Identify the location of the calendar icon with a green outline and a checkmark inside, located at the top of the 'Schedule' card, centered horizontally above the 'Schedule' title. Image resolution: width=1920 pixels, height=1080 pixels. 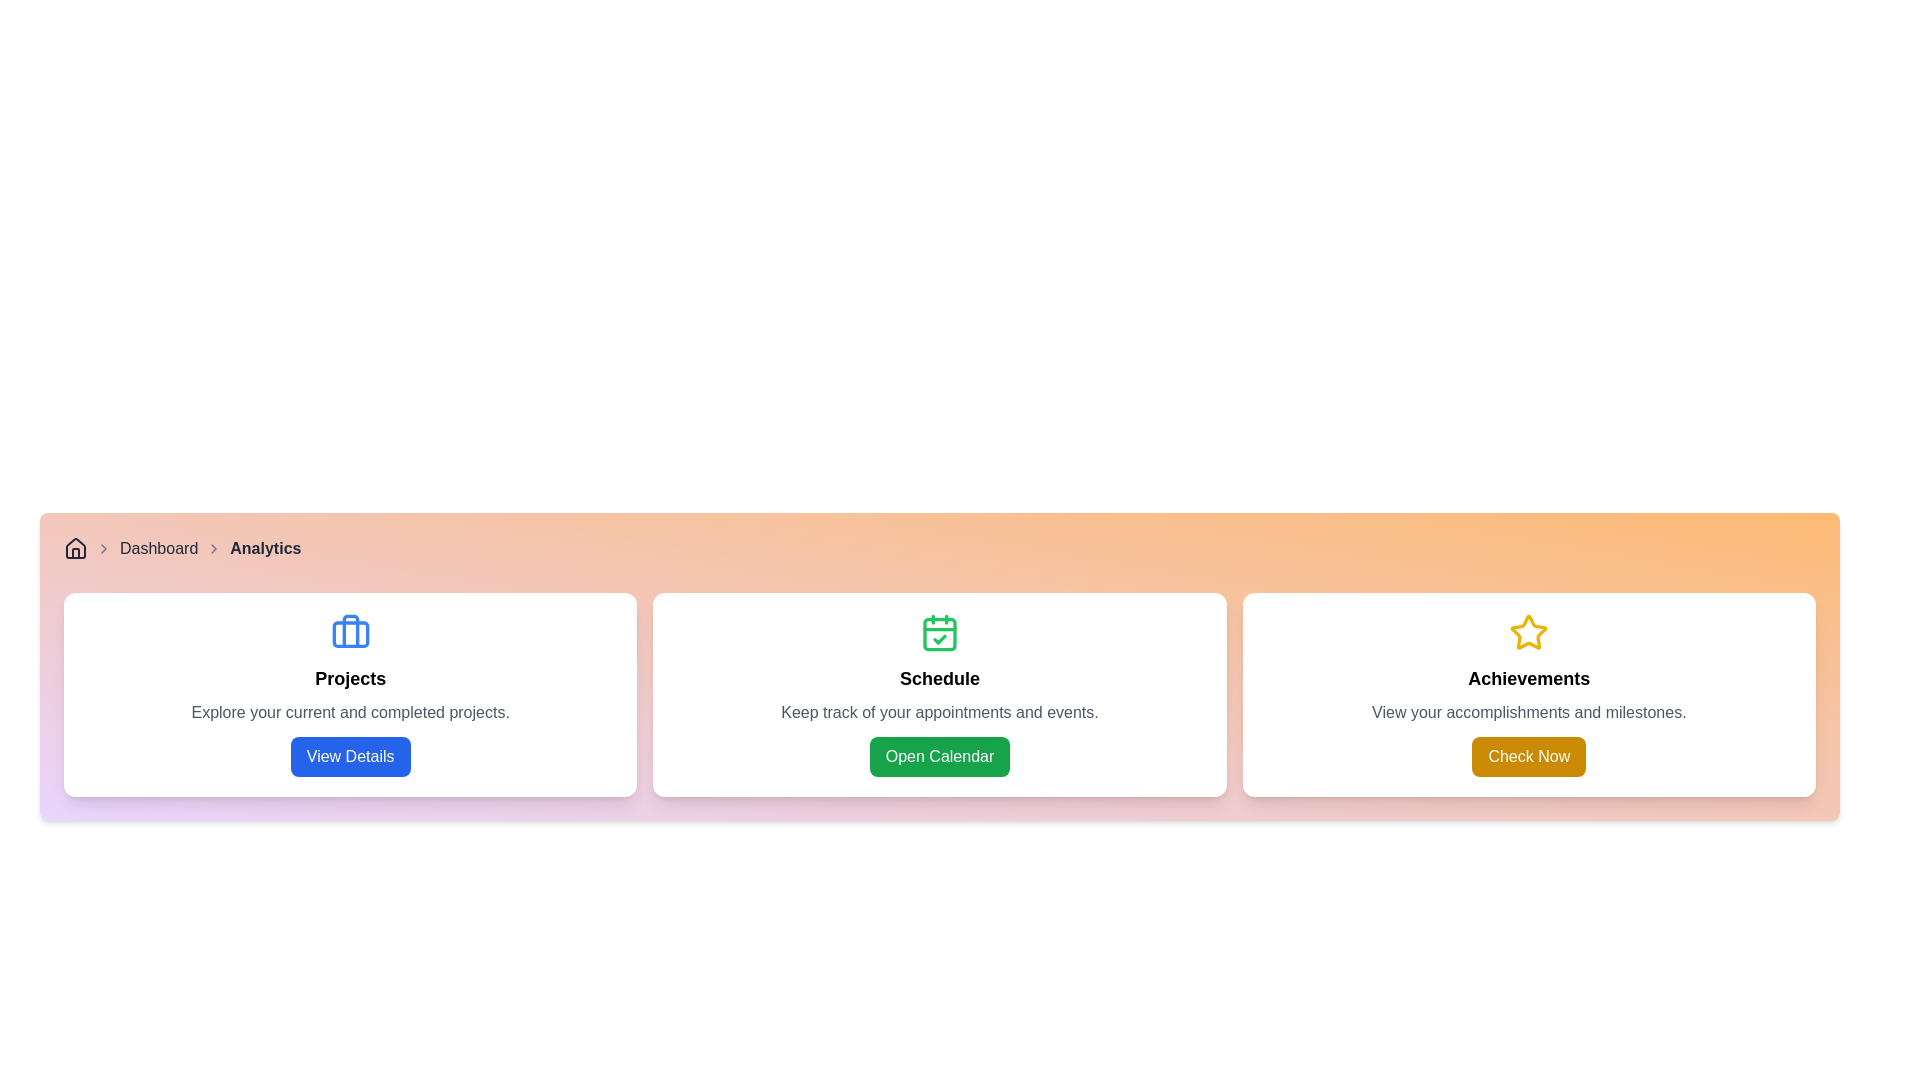
(939, 632).